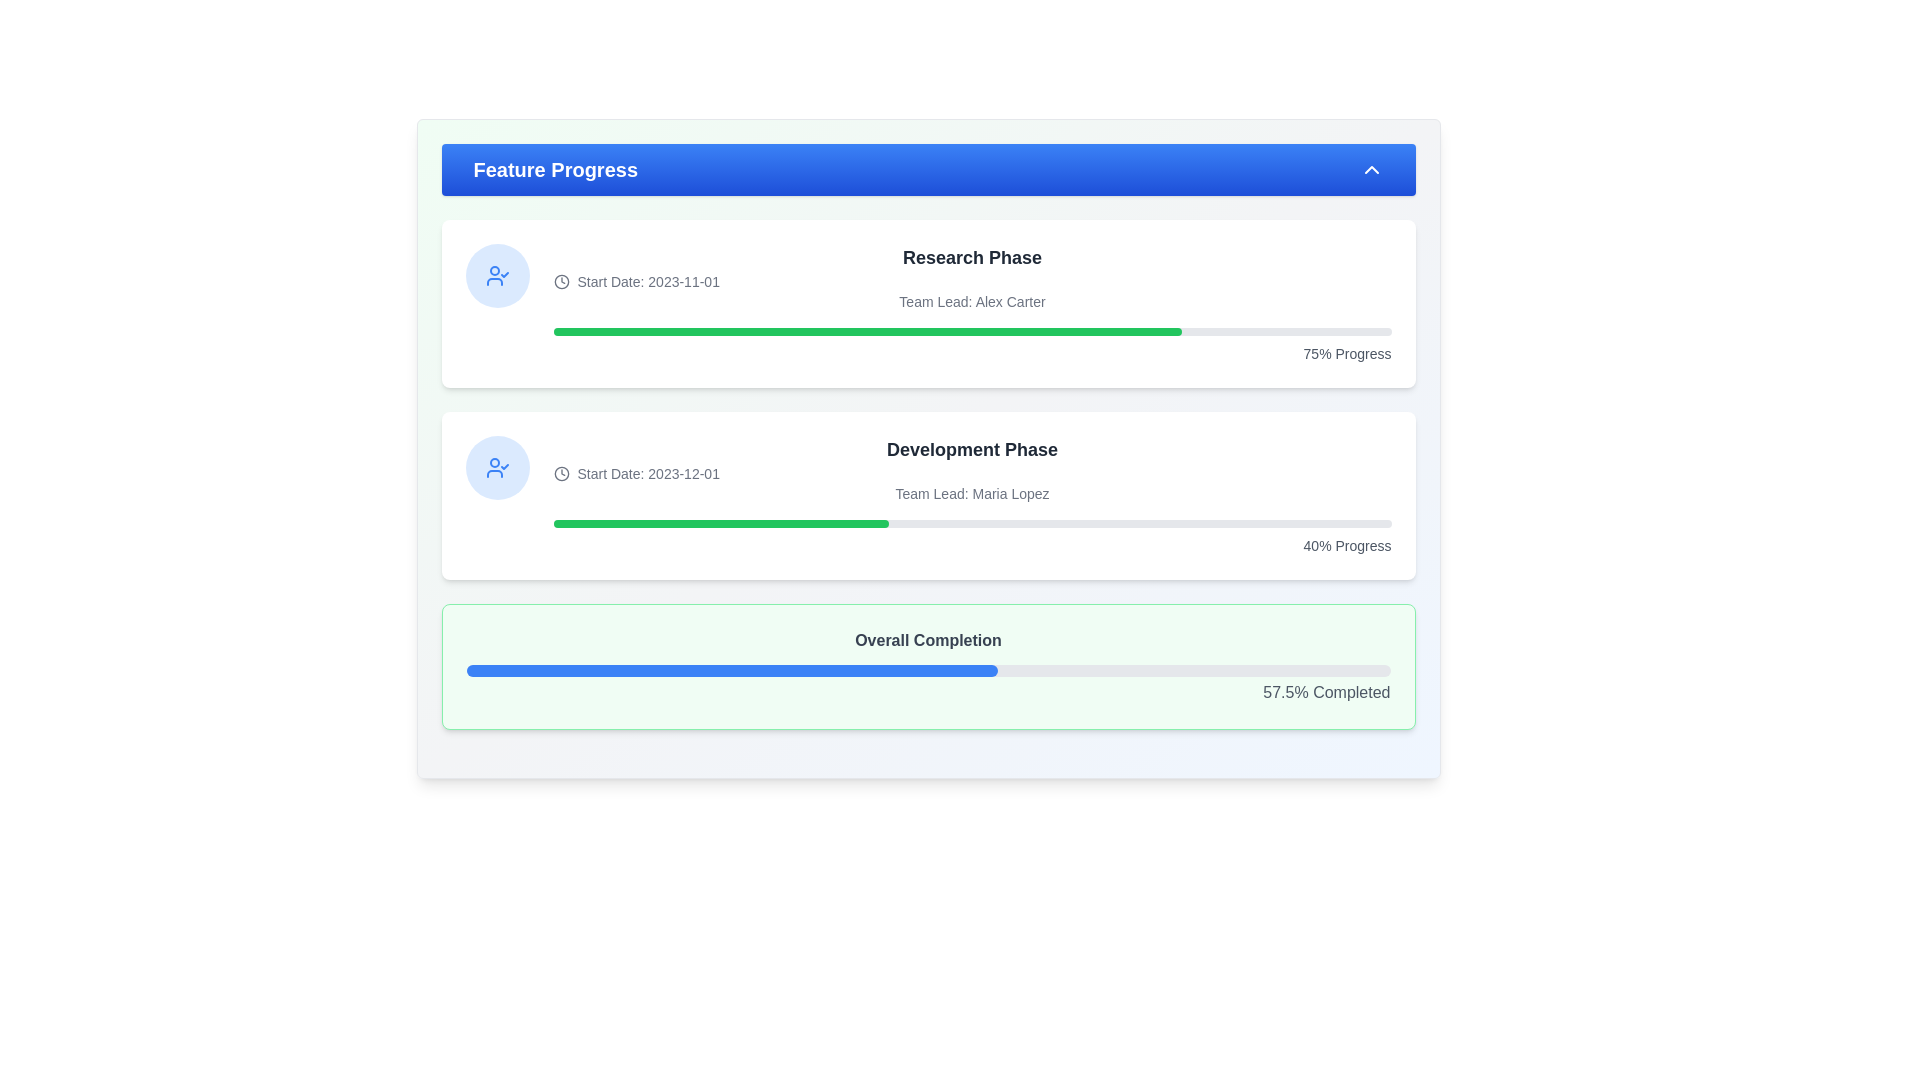 This screenshot has height=1080, width=1920. What do you see at coordinates (560, 281) in the screenshot?
I see `the 'Start Date' icon located at the beginning of the 'Start Date: 2023-11-01' text block in the 'Feature Progress' section` at bounding box center [560, 281].